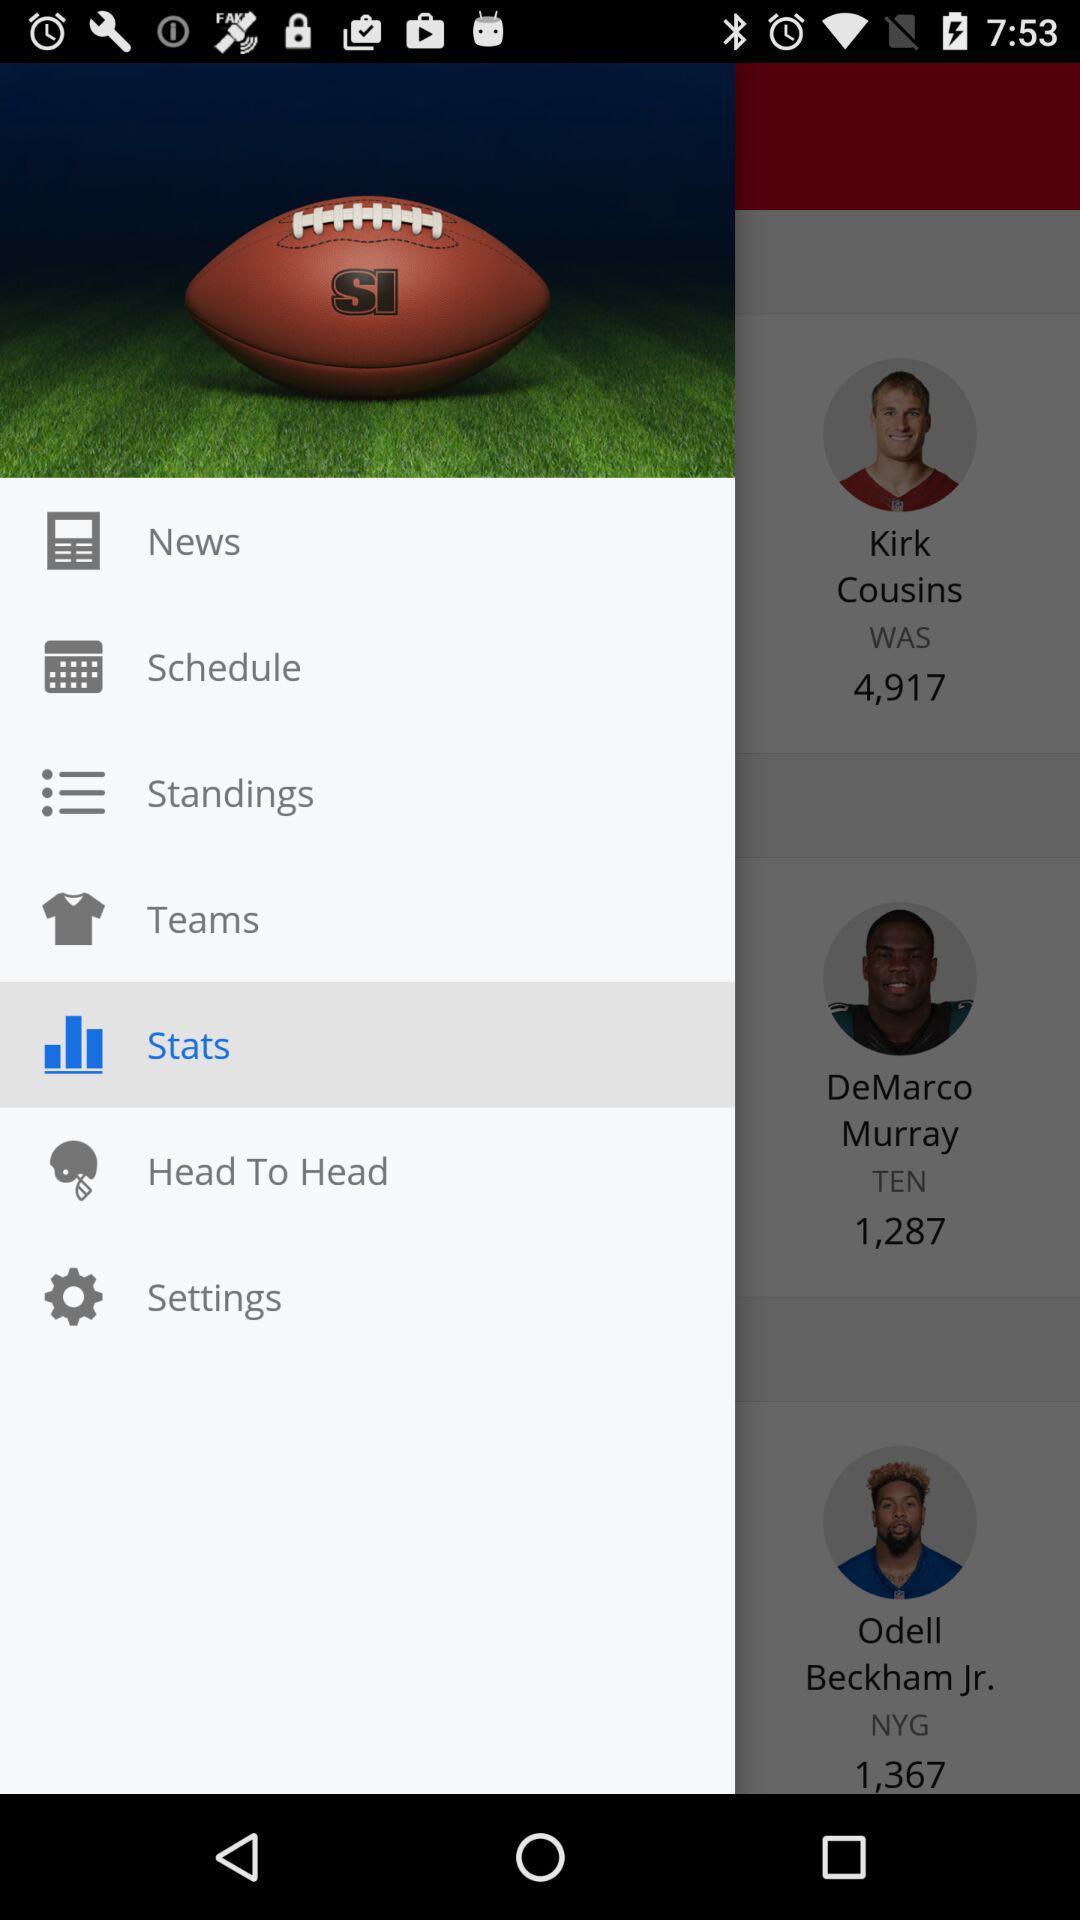  What do you see at coordinates (898, 1629) in the screenshot?
I see `the avatar icon` at bounding box center [898, 1629].